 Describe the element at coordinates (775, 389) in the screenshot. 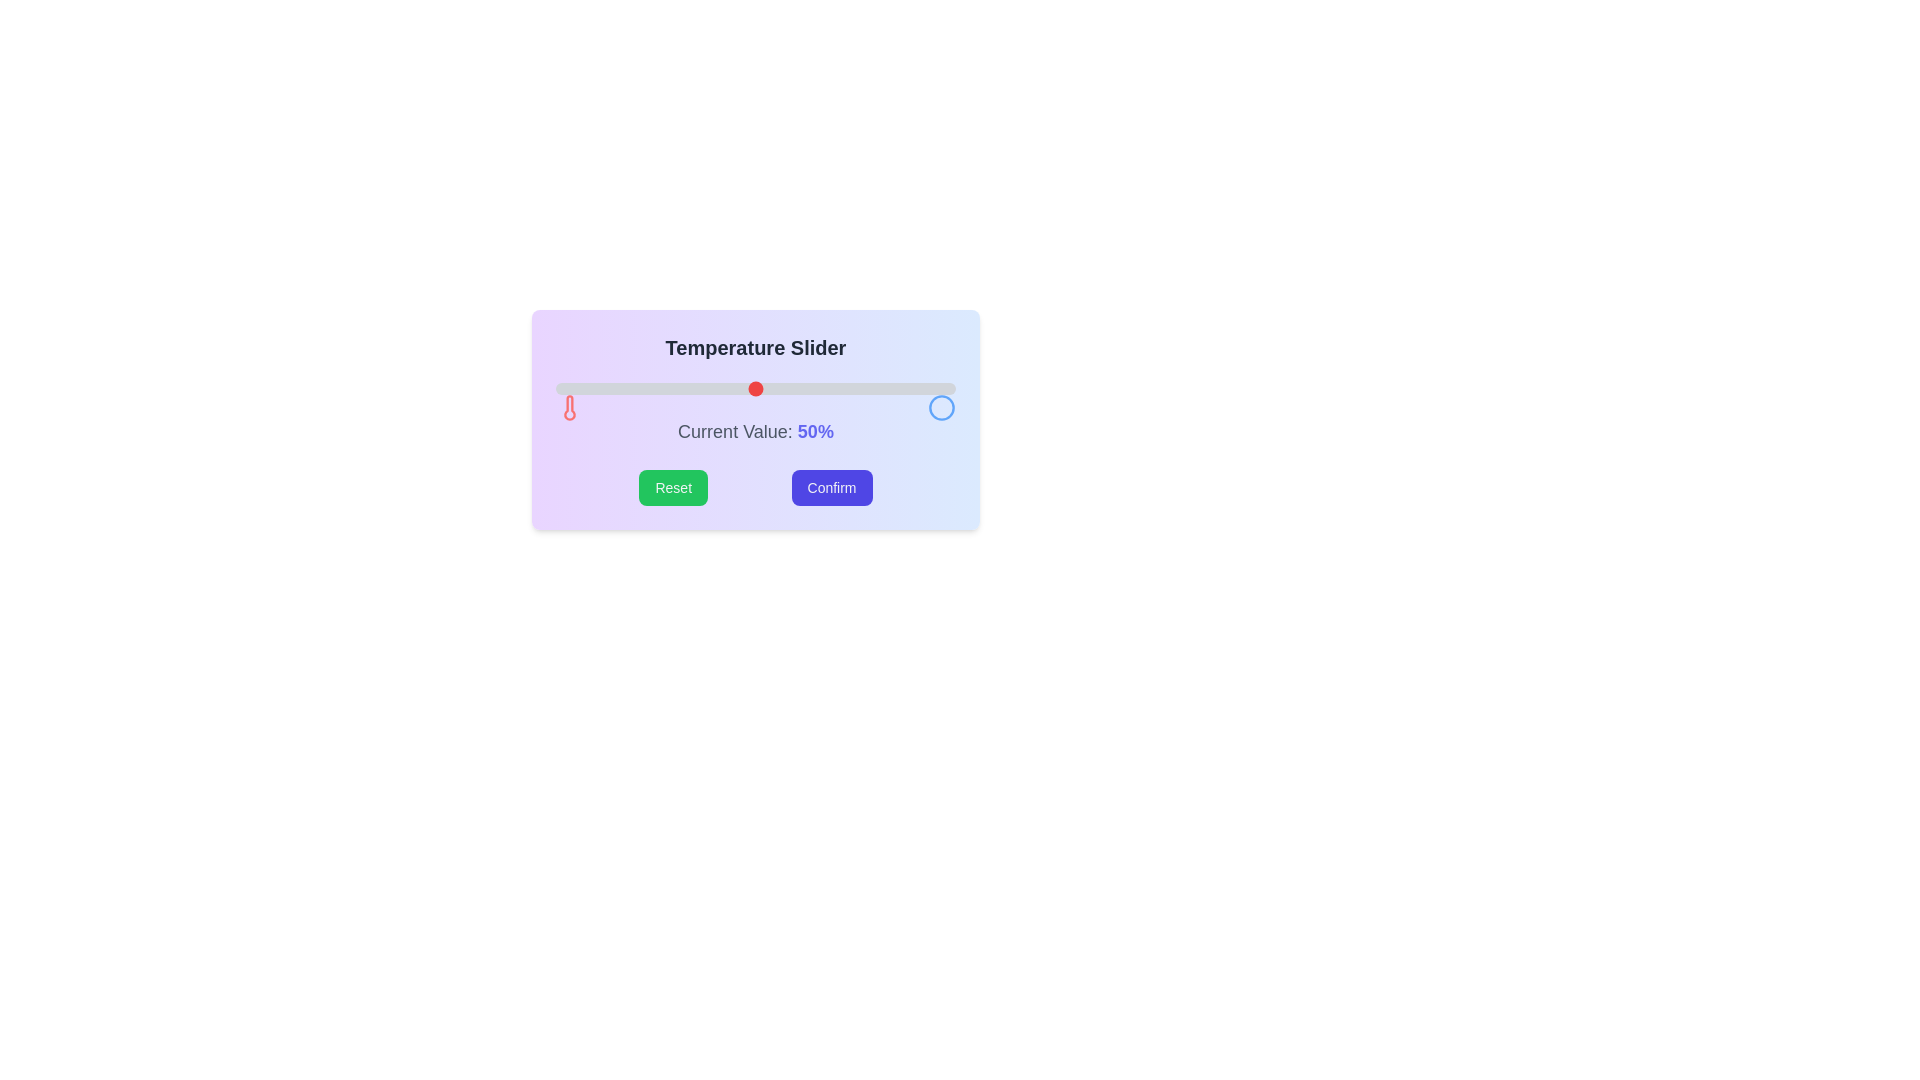

I see `the slider to set the value to 55` at that location.